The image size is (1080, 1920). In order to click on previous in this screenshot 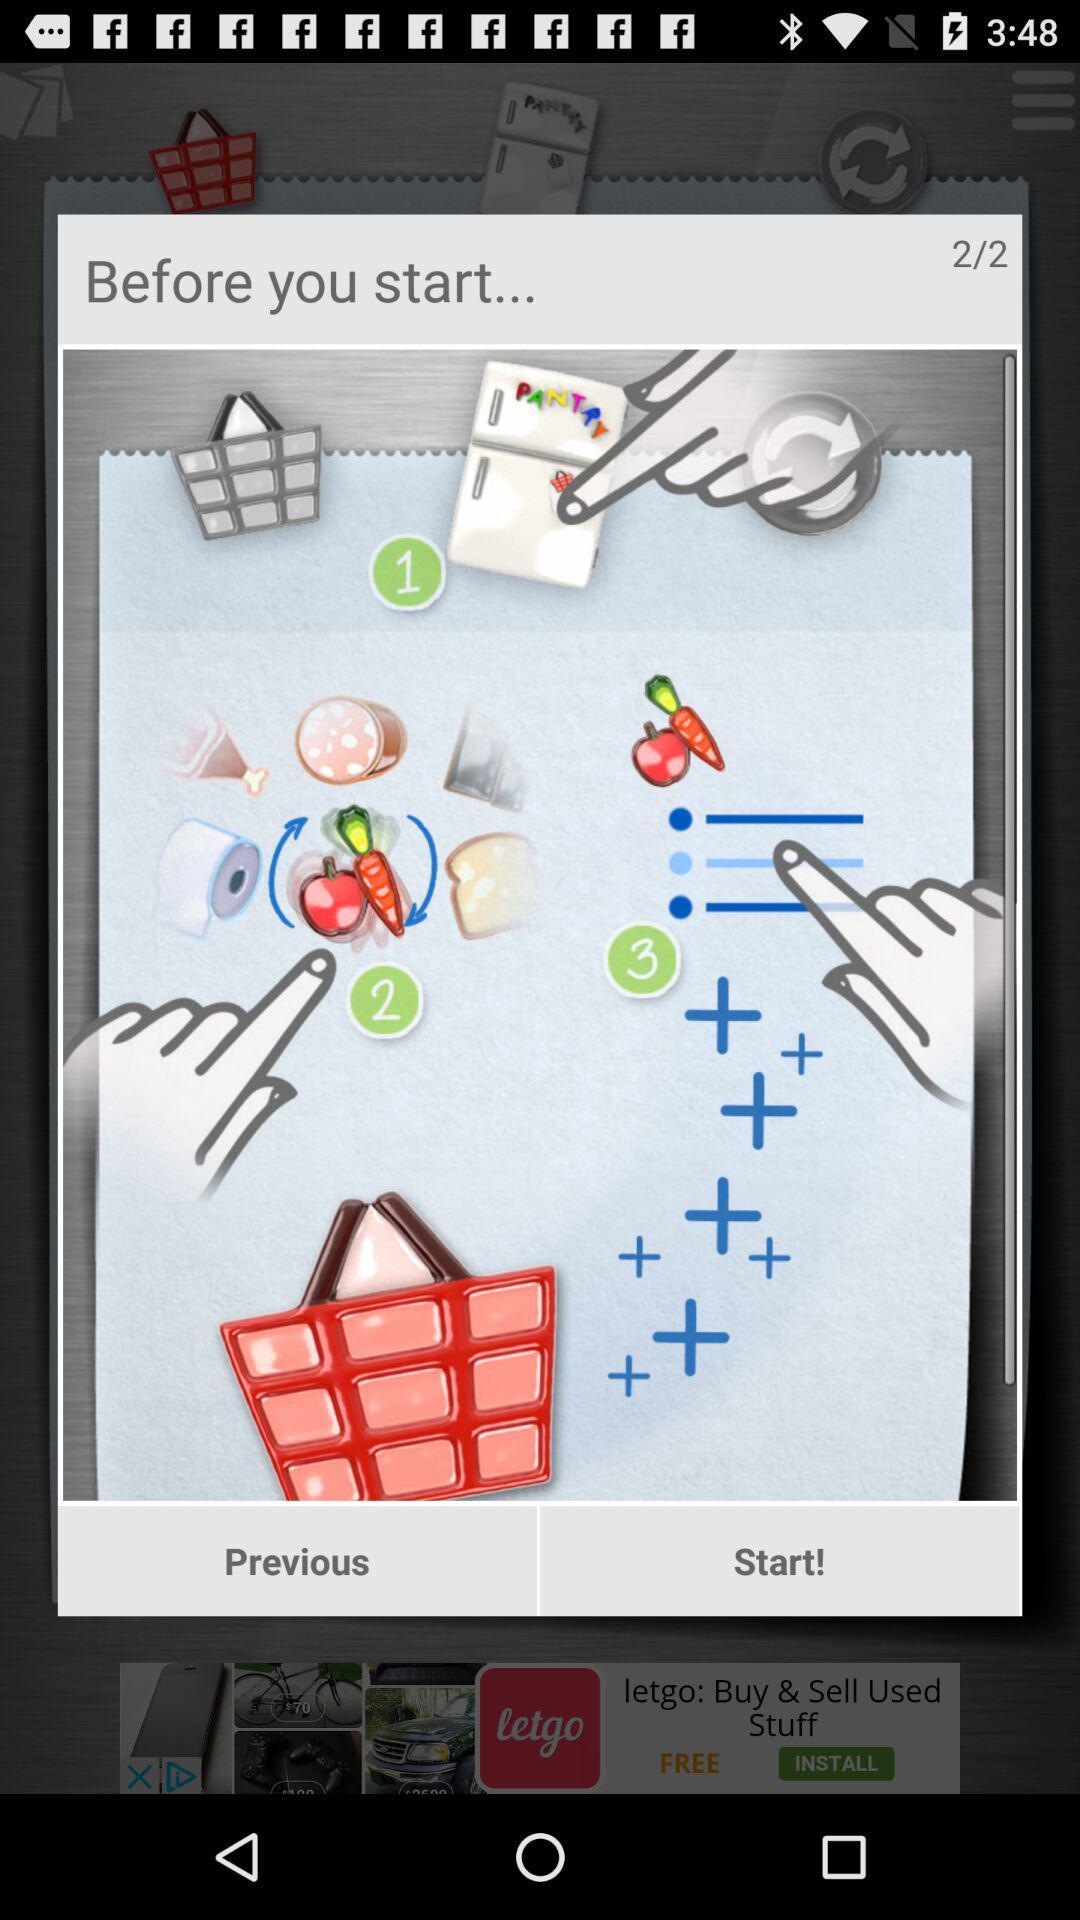, I will do `click(297, 1560)`.